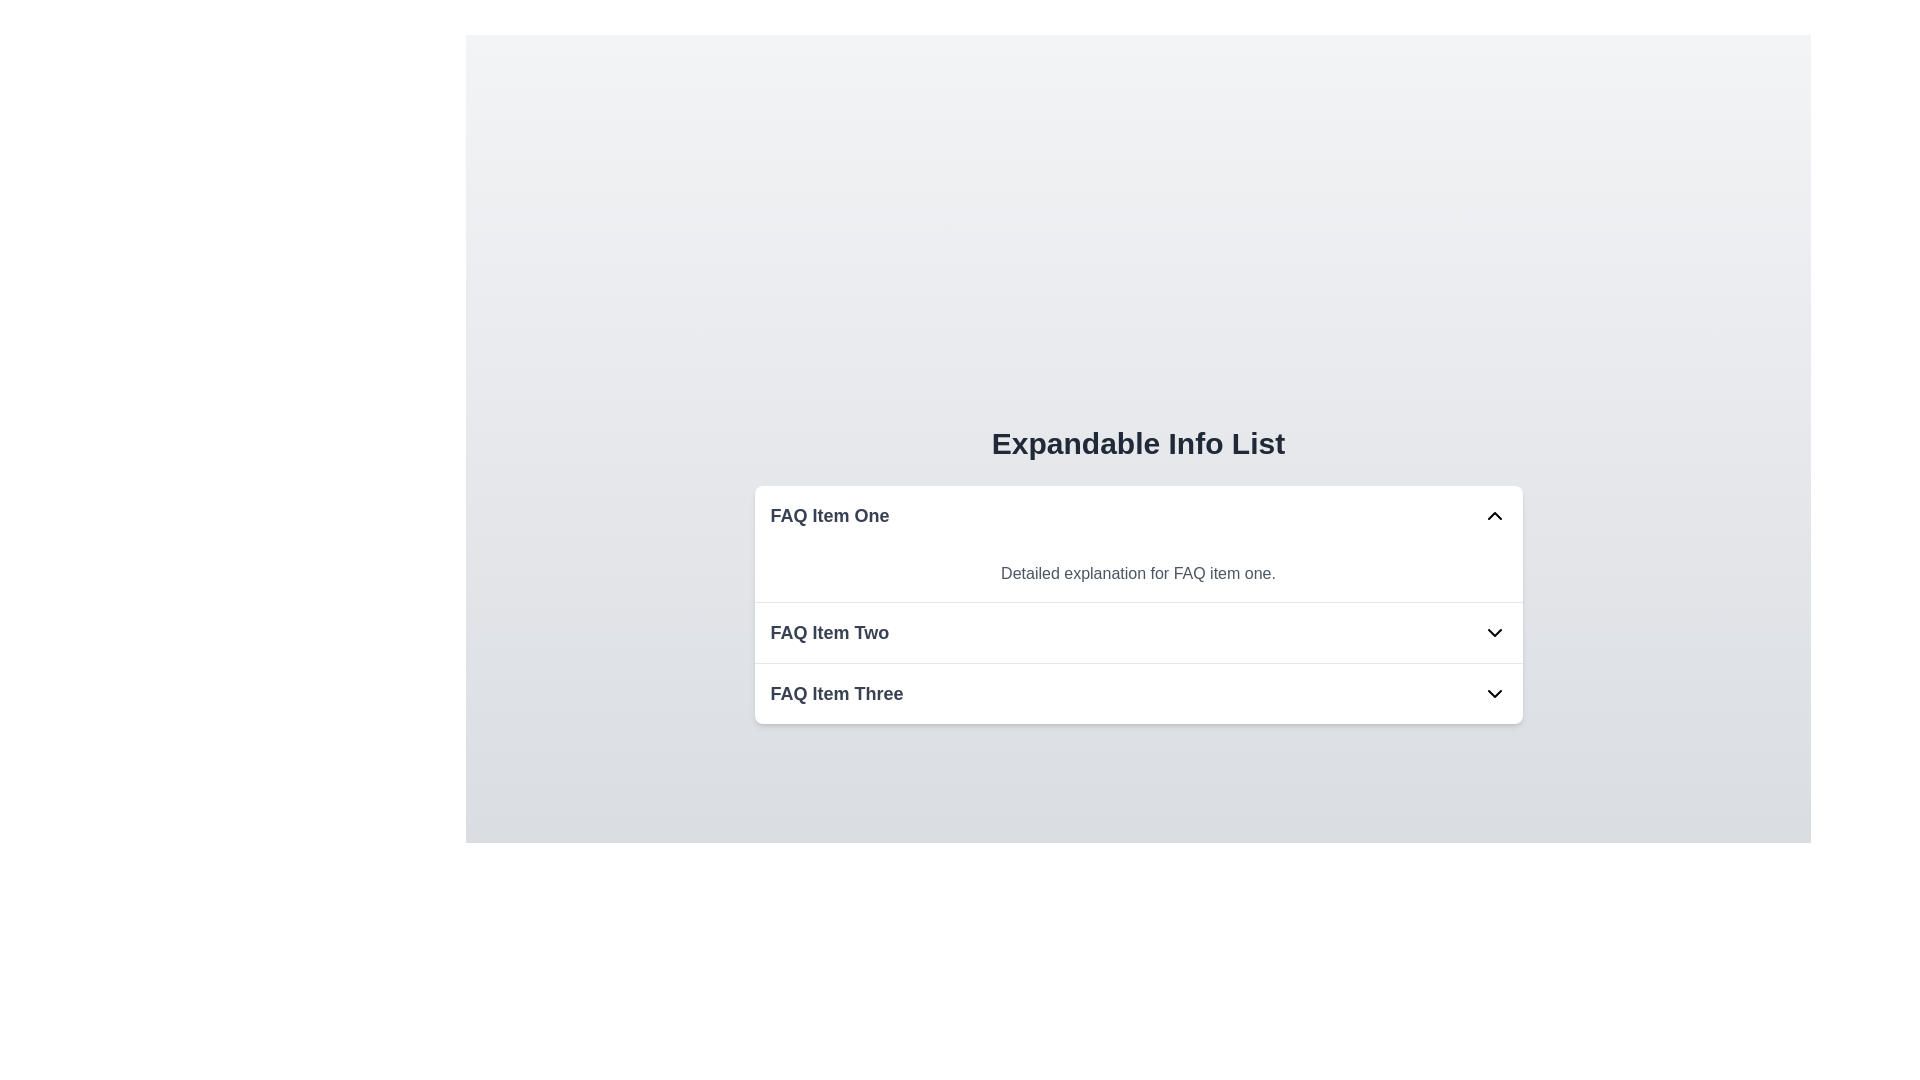 The height and width of the screenshot is (1080, 1920). Describe the element at coordinates (1494, 632) in the screenshot. I see `the Dropdown toggle icon located at the far right of the 'FAQ Item Two' section` at that location.